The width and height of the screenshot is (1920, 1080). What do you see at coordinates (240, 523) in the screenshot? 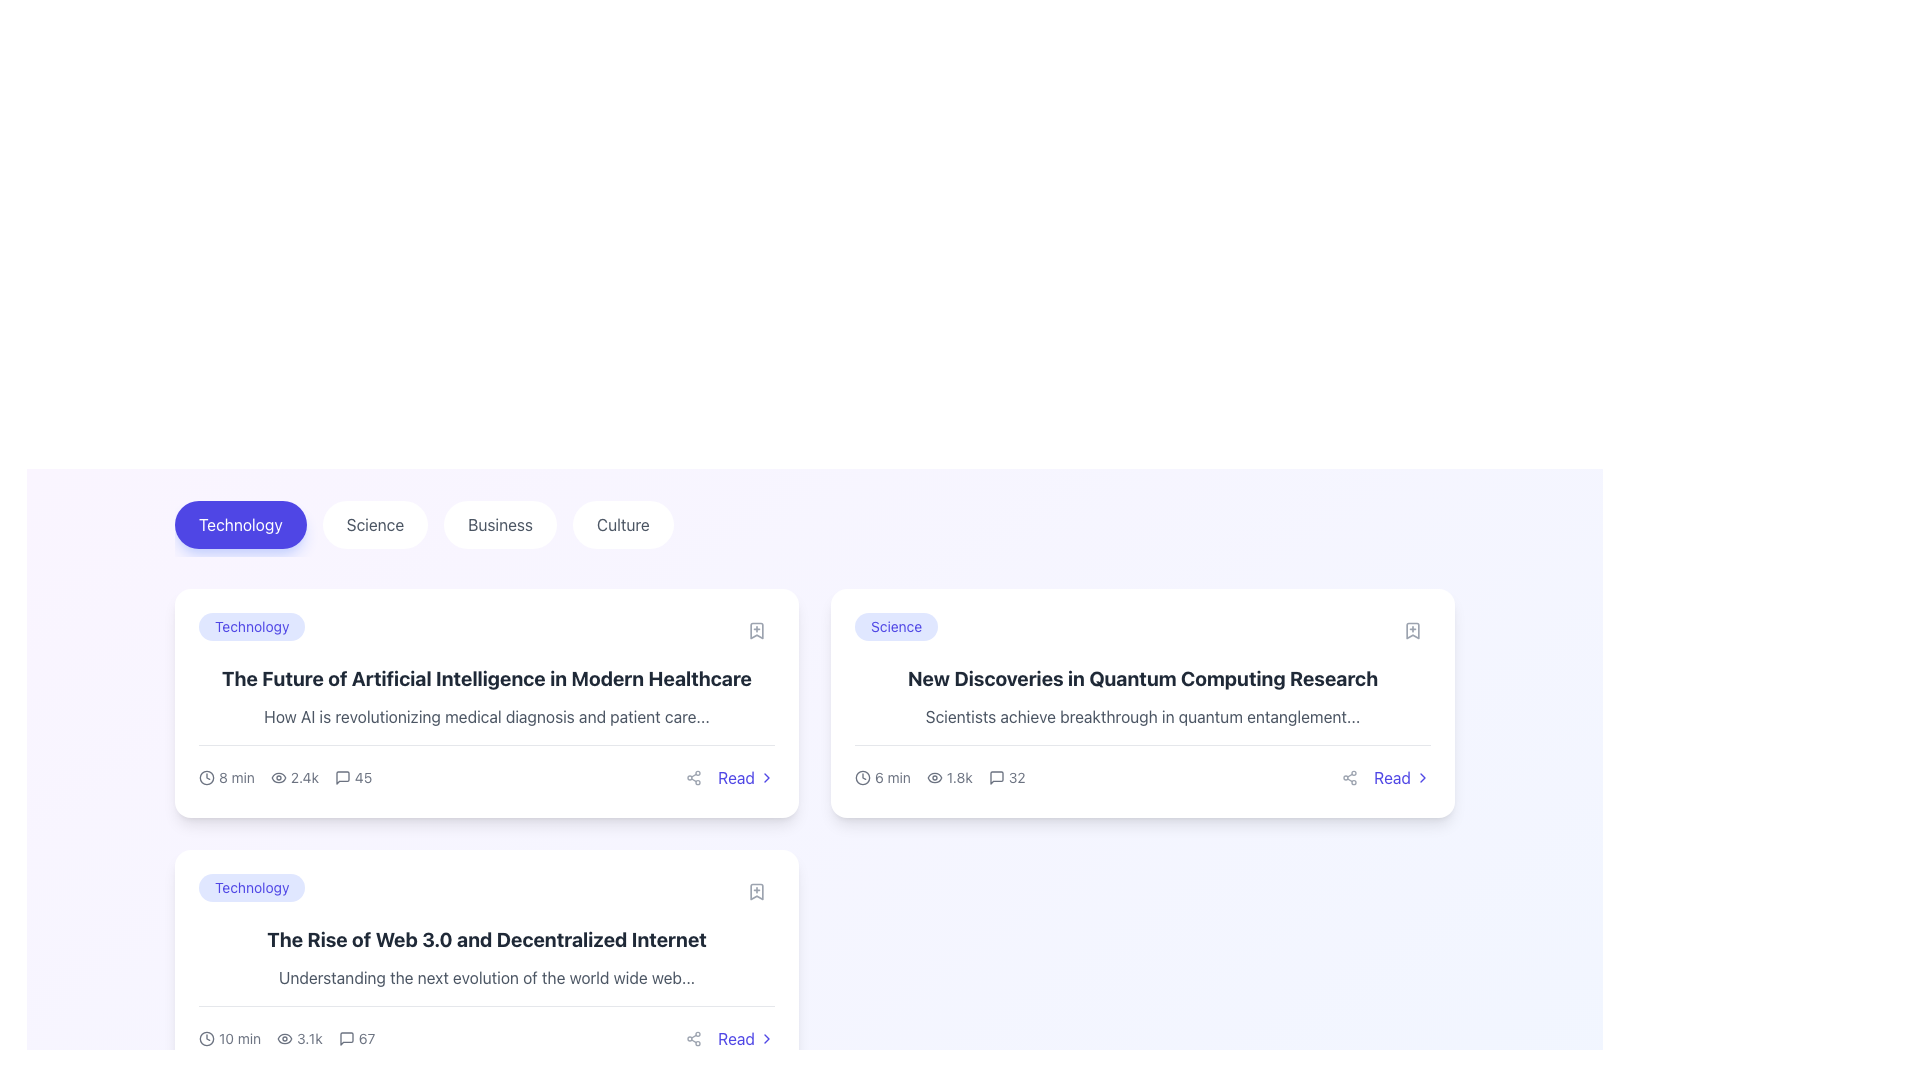
I see `the 'Technology' category selector button, which is the first button in a row of four buttons for filtering content` at bounding box center [240, 523].